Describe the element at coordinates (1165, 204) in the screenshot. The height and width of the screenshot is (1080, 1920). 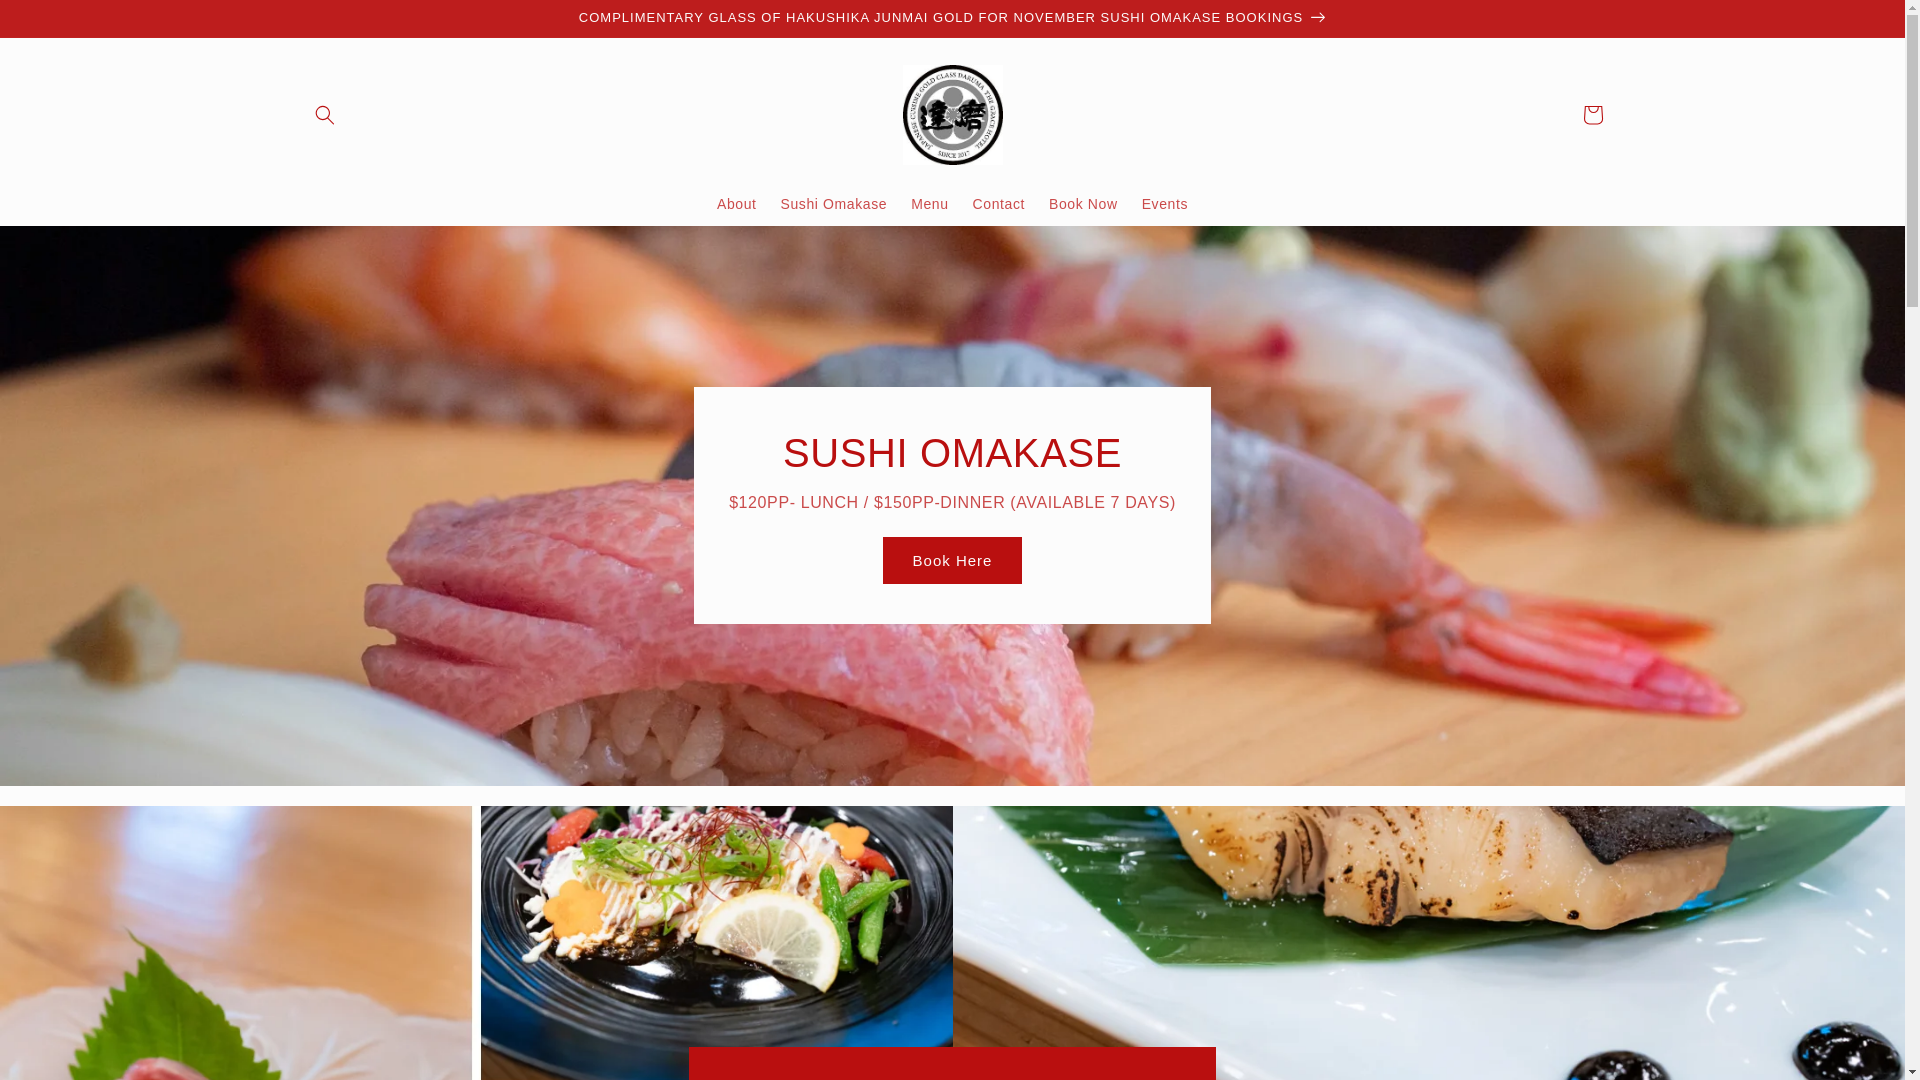
I see `'Events'` at that location.